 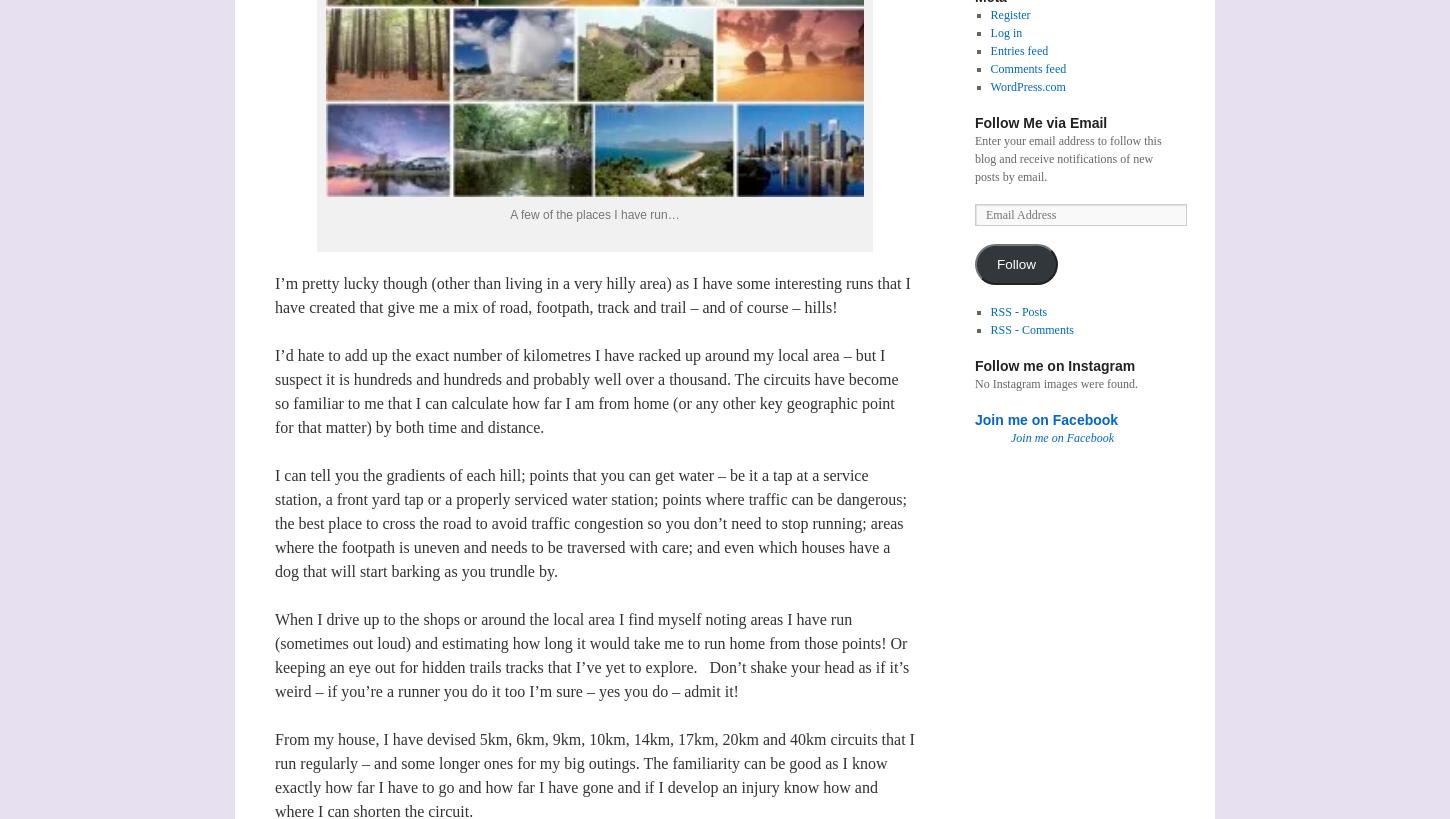 What do you see at coordinates (592, 294) in the screenshot?
I see `'I’m pretty lucky though (other than living in a very hilly area) as I have some interesting runs that I have created that give me a mix of road, footpath, track and trail – and of course – hills!'` at bounding box center [592, 294].